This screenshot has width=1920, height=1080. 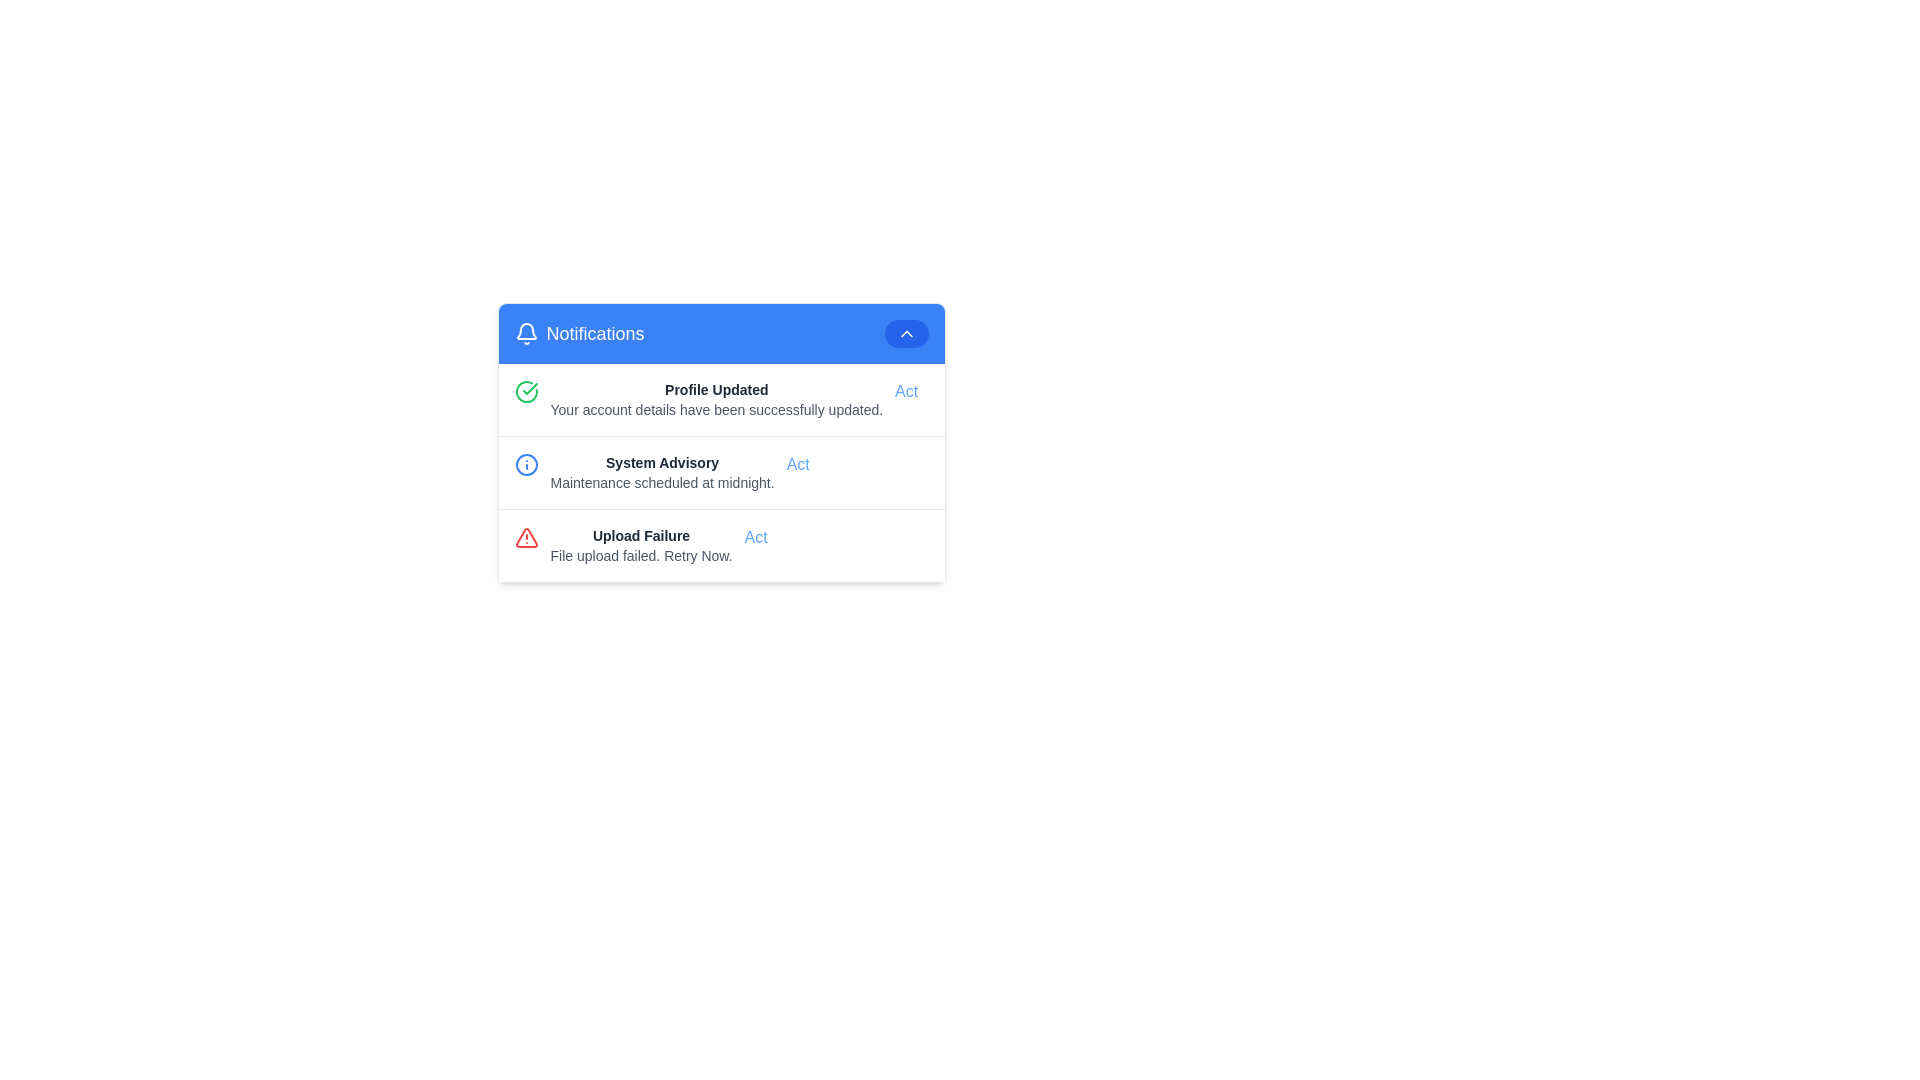 What do you see at coordinates (720, 472) in the screenshot?
I see `the 'Act' link in the Notification Card that informs about scheduled maintenance, which is positioned below 'Profile Updated' and above 'Upload Failure' in the Notifications list` at bounding box center [720, 472].